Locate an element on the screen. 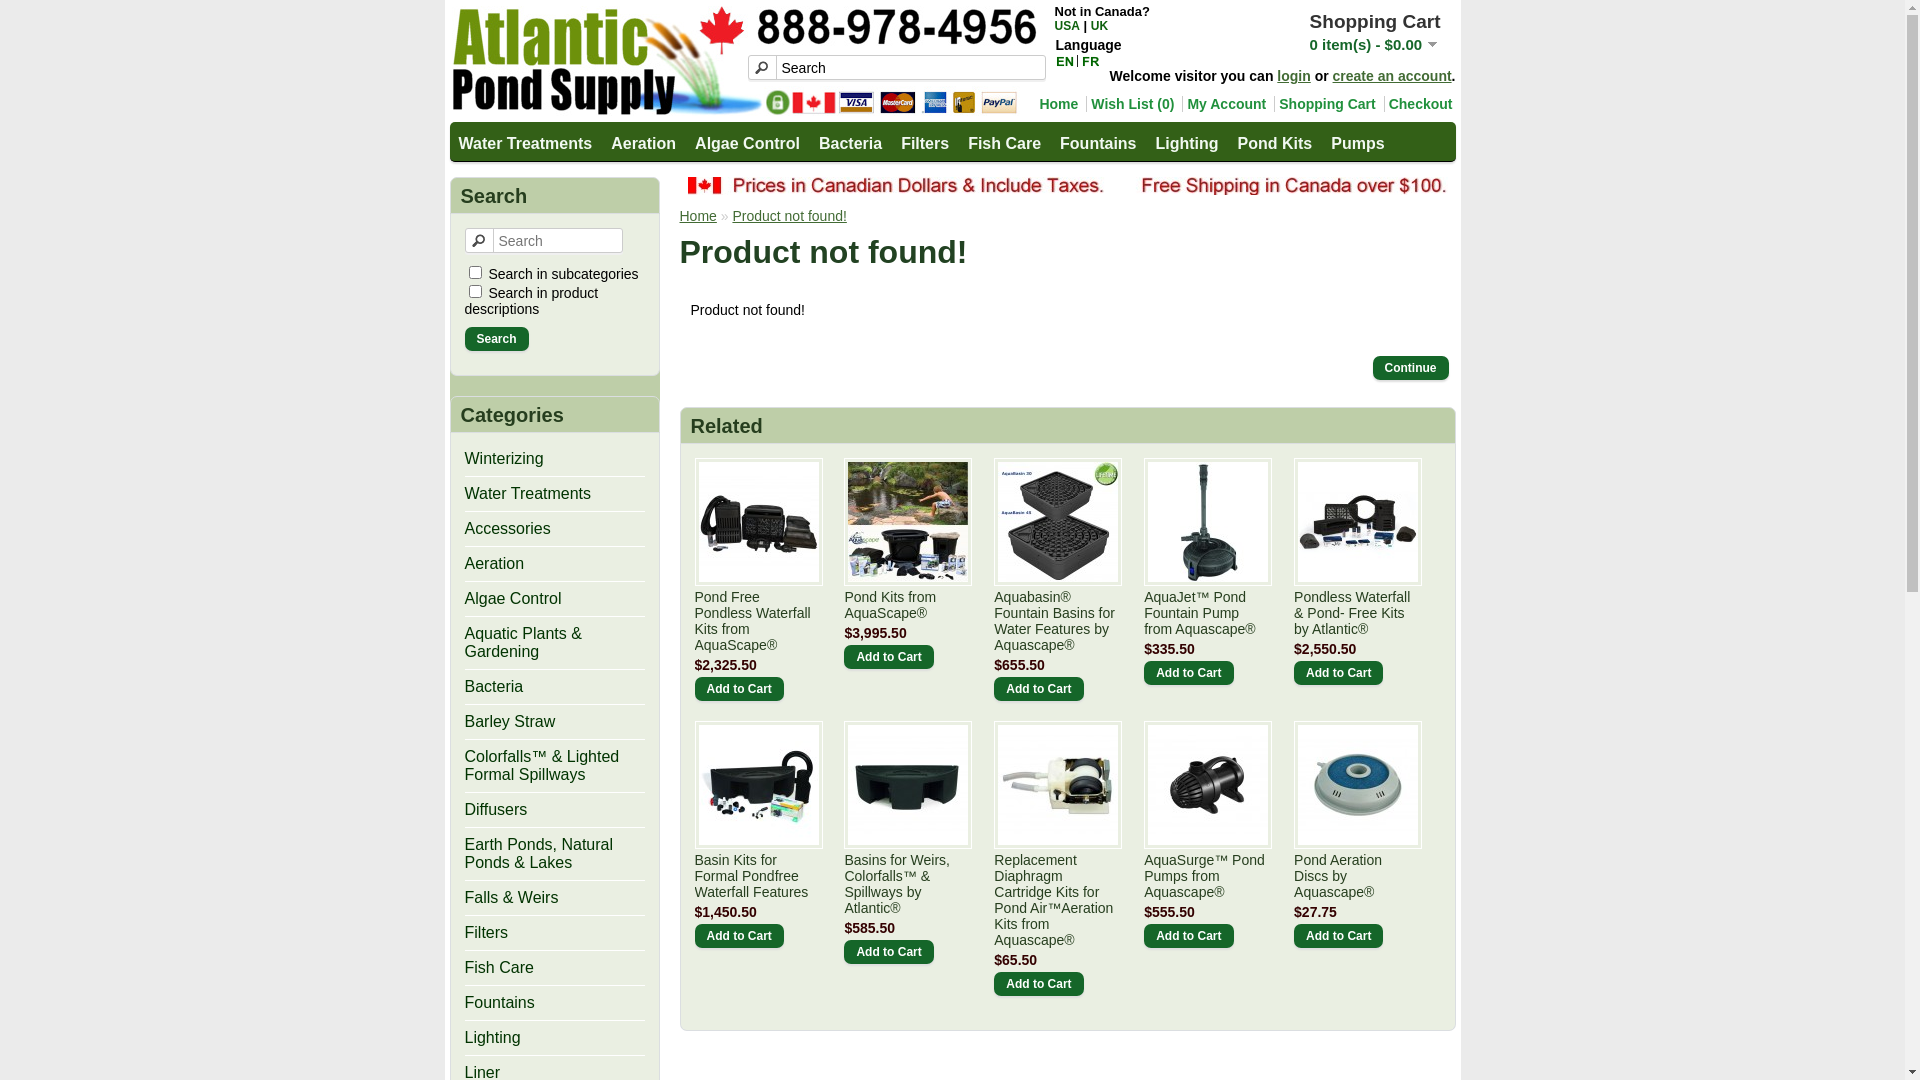 The width and height of the screenshot is (1920, 1080). 'Pumps' is located at coordinates (1323, 140).